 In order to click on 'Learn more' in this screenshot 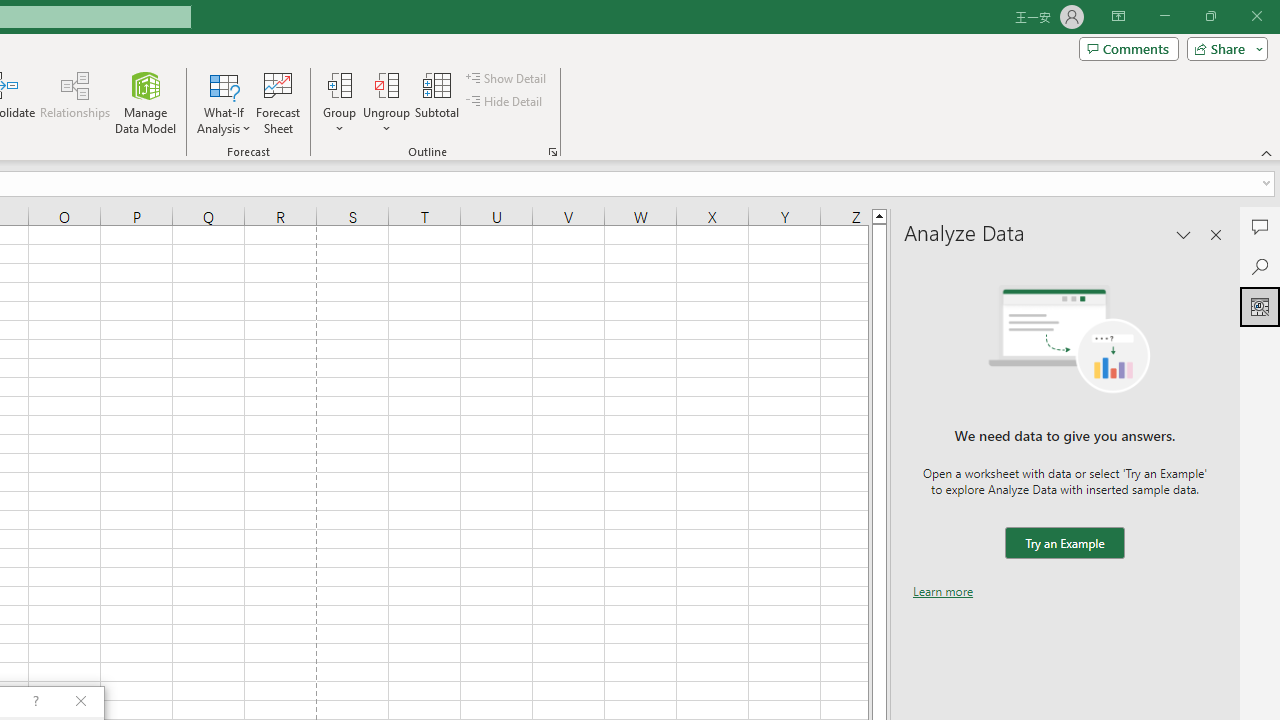, I will do `click(942, 590)`.